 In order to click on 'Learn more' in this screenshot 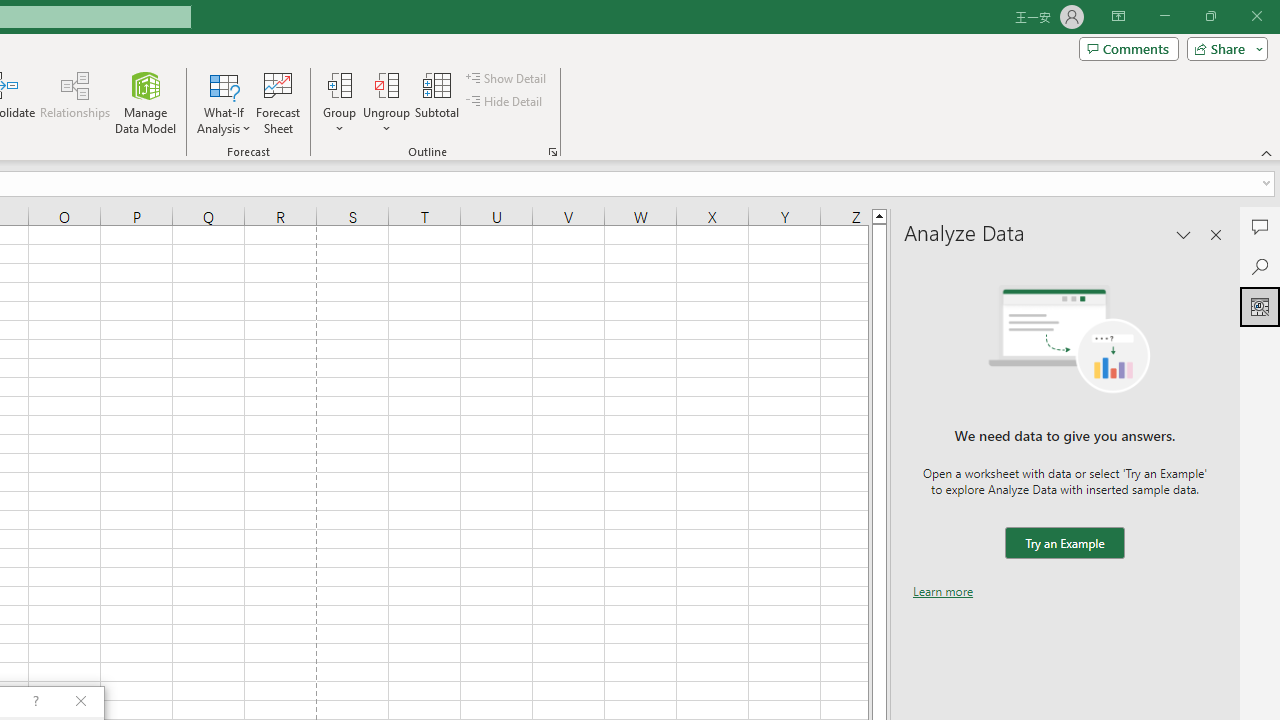, I will do `click(942, 590)`.